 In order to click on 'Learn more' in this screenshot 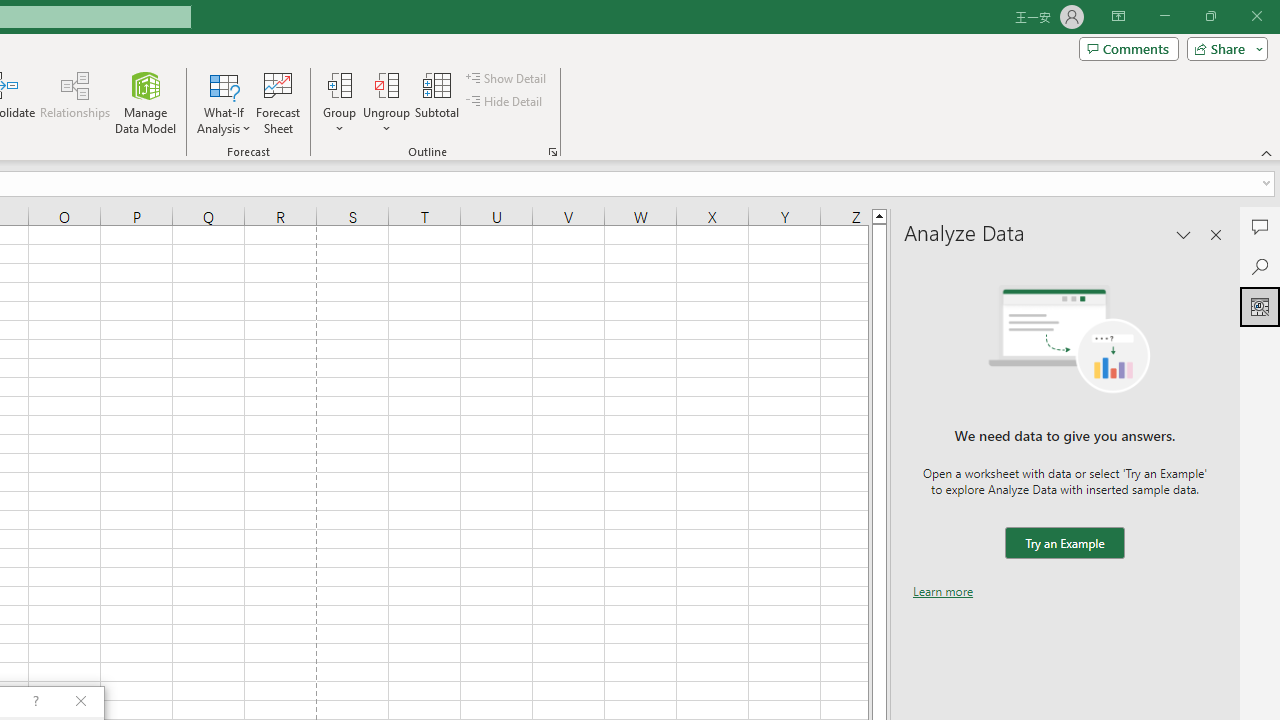, I will do `click(942, 590)`.